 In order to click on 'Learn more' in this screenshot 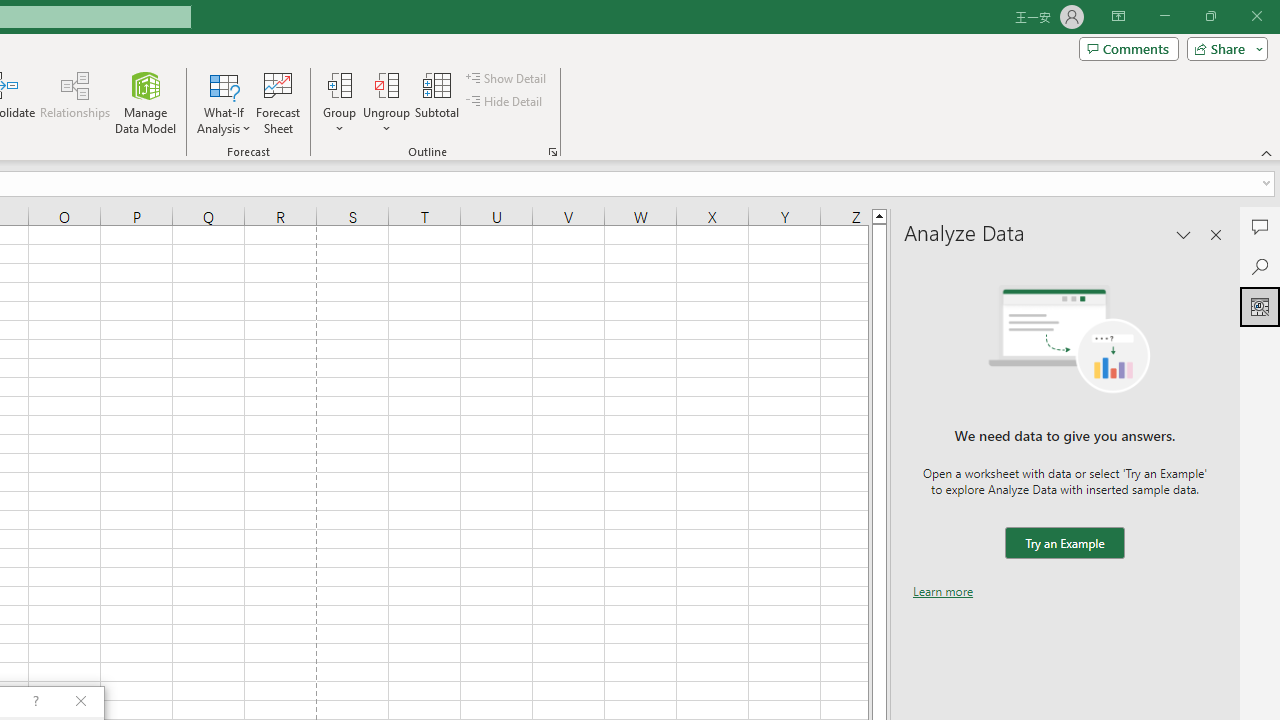, I will do `click(942, 590)`.